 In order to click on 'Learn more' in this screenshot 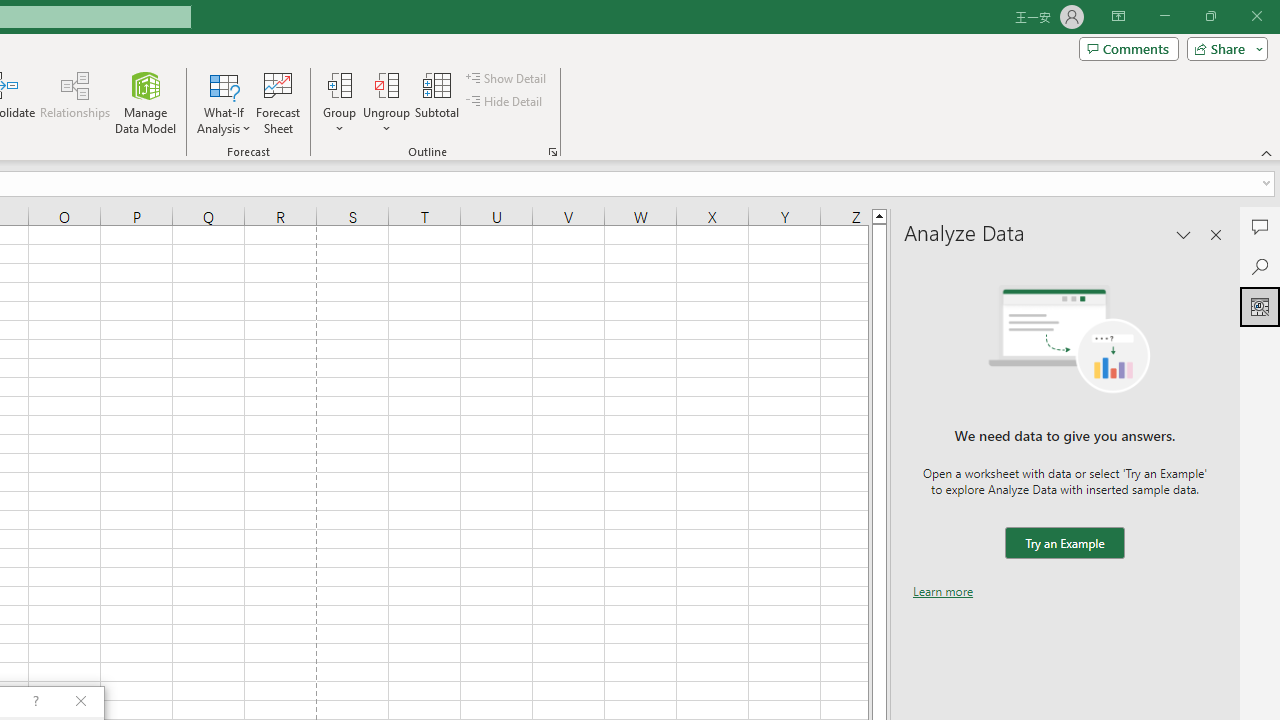, I will do `click(942, 590)`.